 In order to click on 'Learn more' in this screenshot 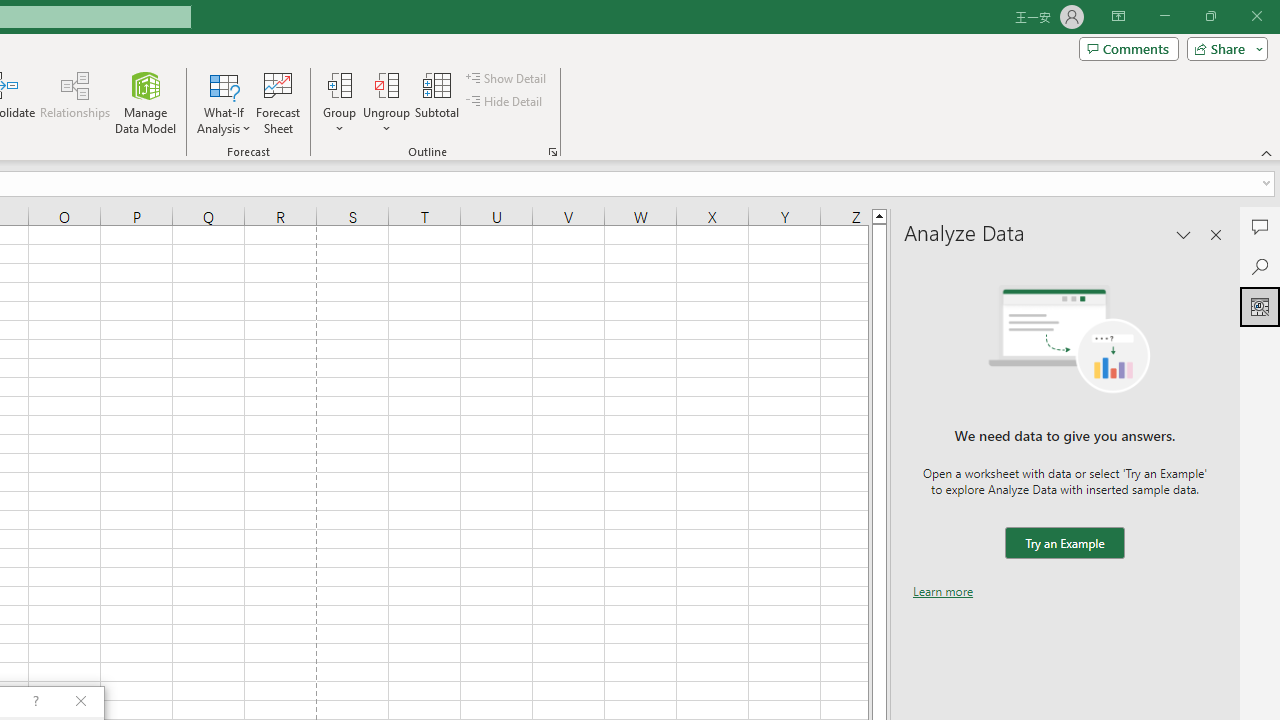, I will do `click(942, 590)`.